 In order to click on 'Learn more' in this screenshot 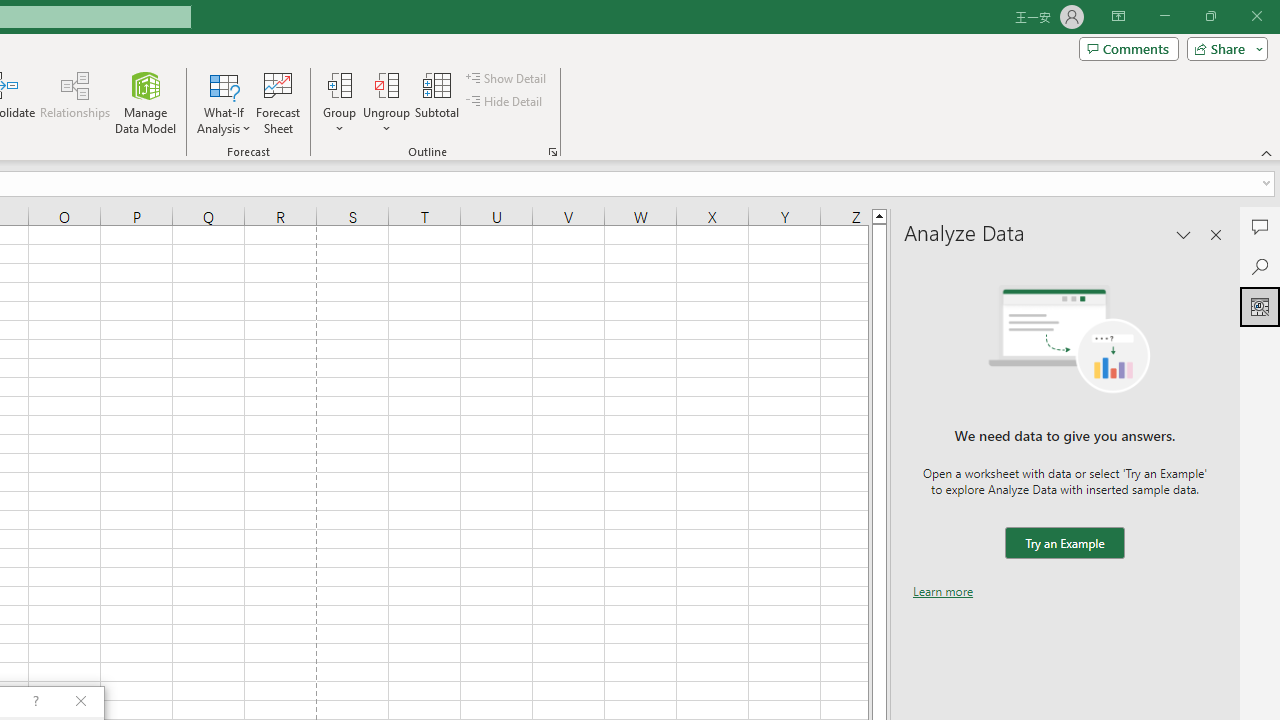, I will do `click(942, 590)`.